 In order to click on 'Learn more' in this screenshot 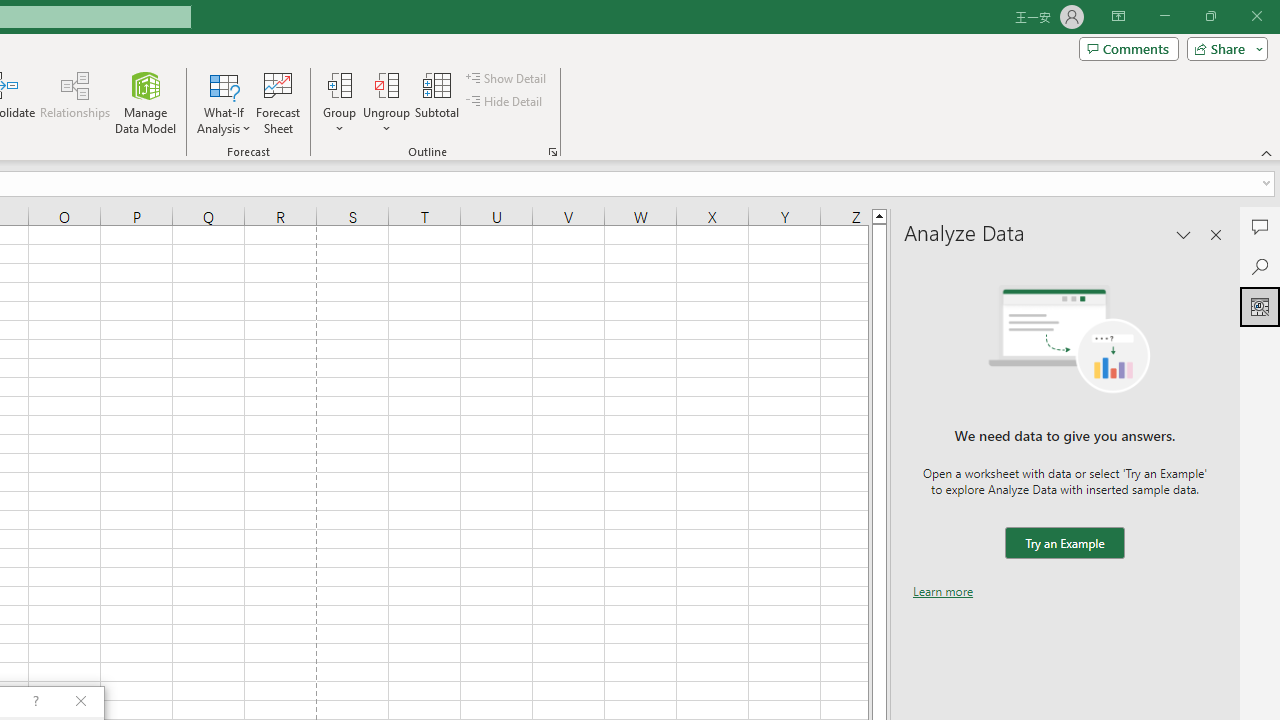, I will do `click(942, 590)`.